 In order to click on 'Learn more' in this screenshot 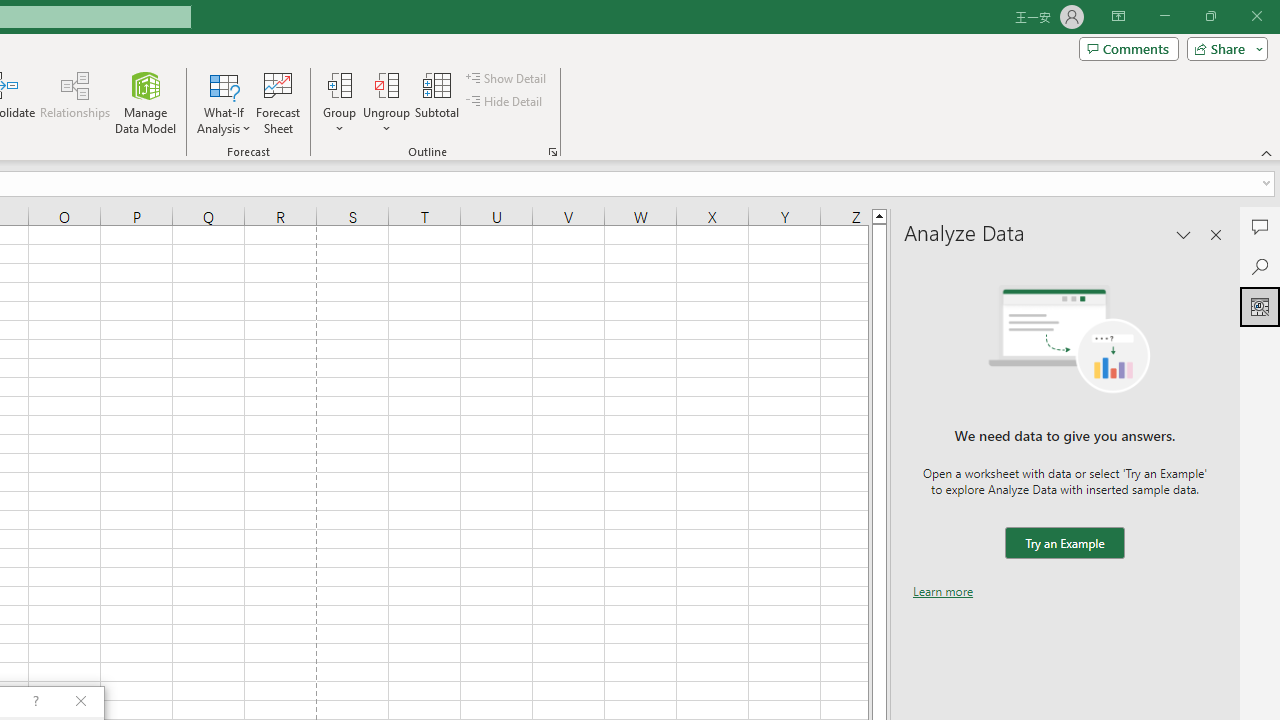, I will do `click(942, 590)`.